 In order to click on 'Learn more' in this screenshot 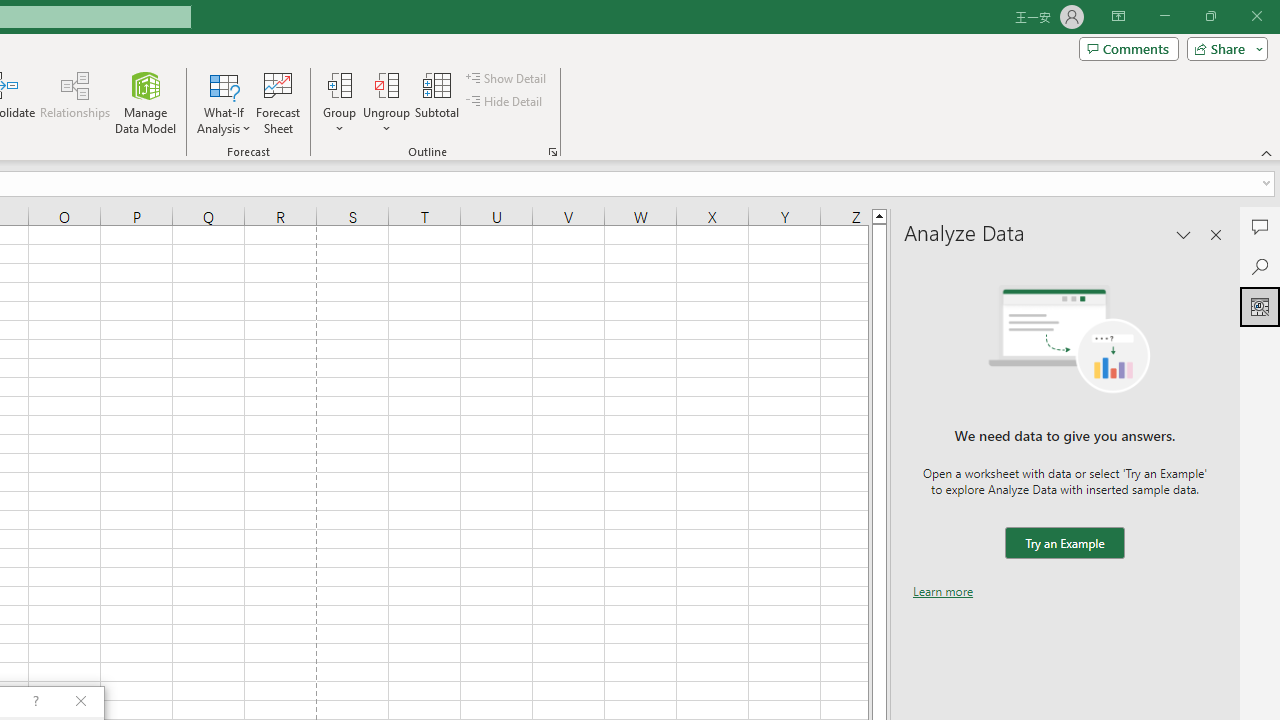, I will do `click(942, 590)`.